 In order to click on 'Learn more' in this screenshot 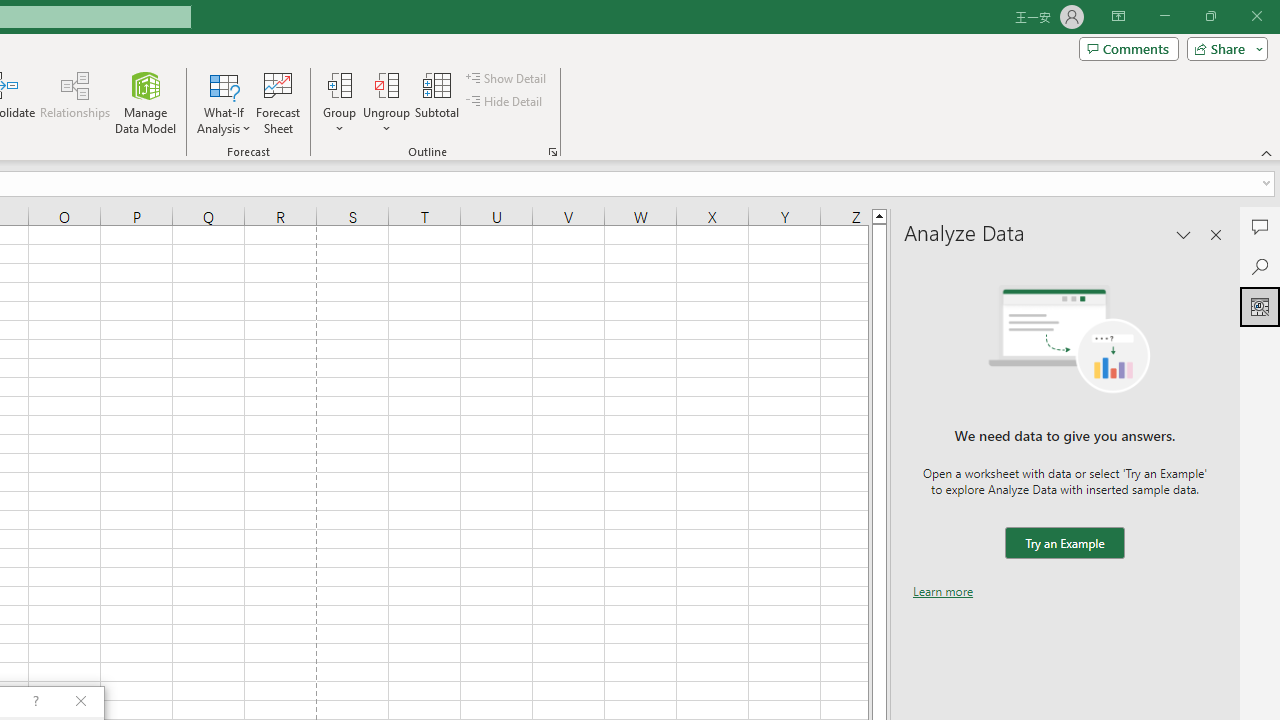, I will do `click(942, 590)`.